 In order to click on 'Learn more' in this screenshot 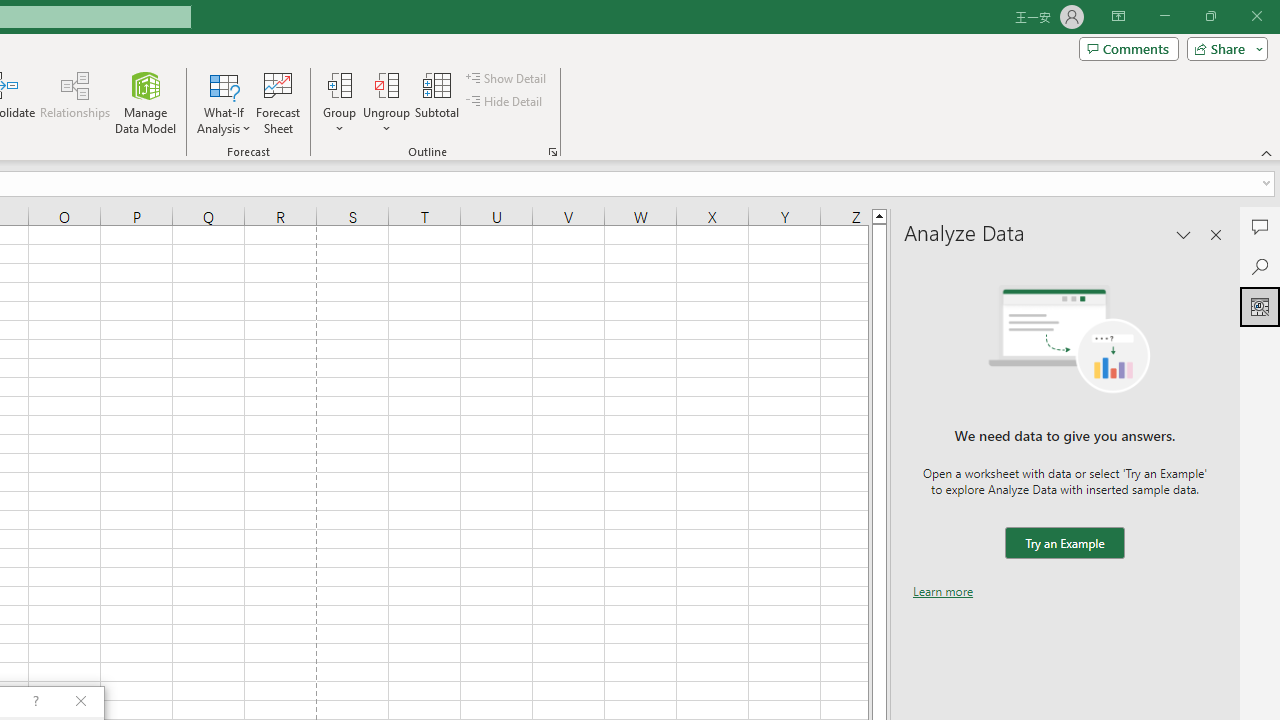, I will do `click(942, 590)`.